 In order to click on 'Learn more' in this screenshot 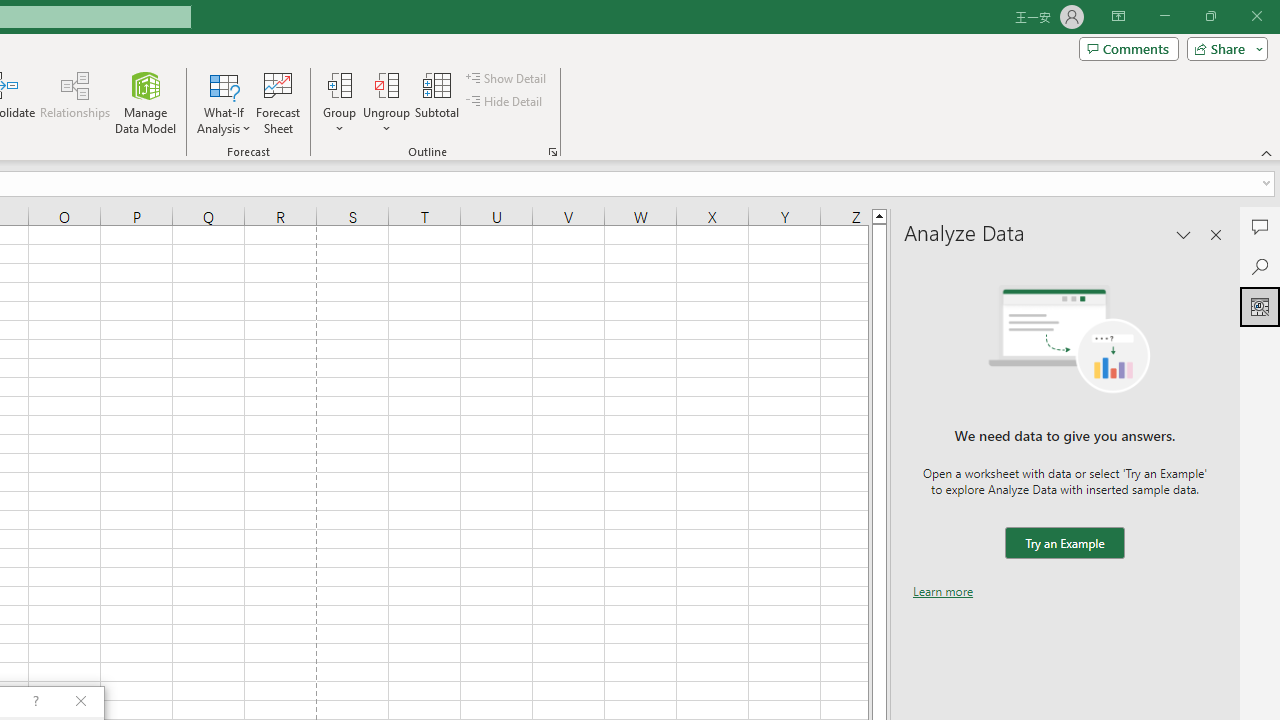, I will do `click(942, 590)`.